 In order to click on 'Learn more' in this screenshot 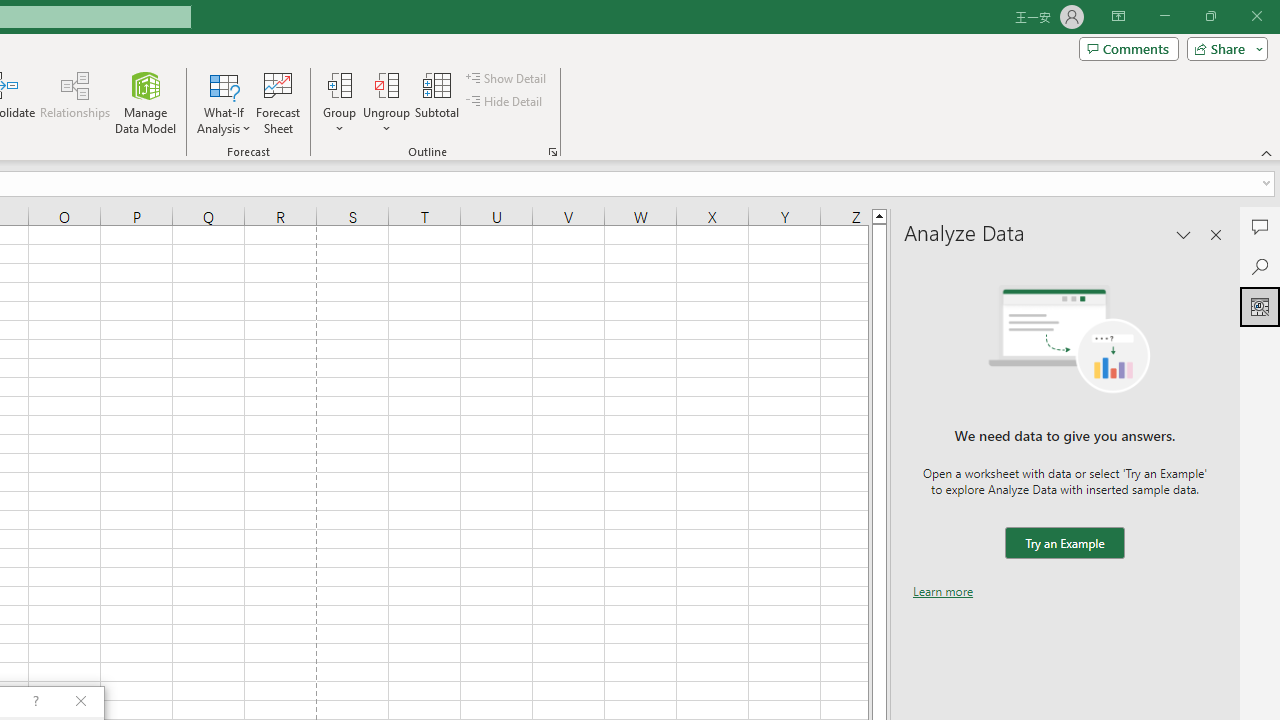, I will do `click(942, 590)`.